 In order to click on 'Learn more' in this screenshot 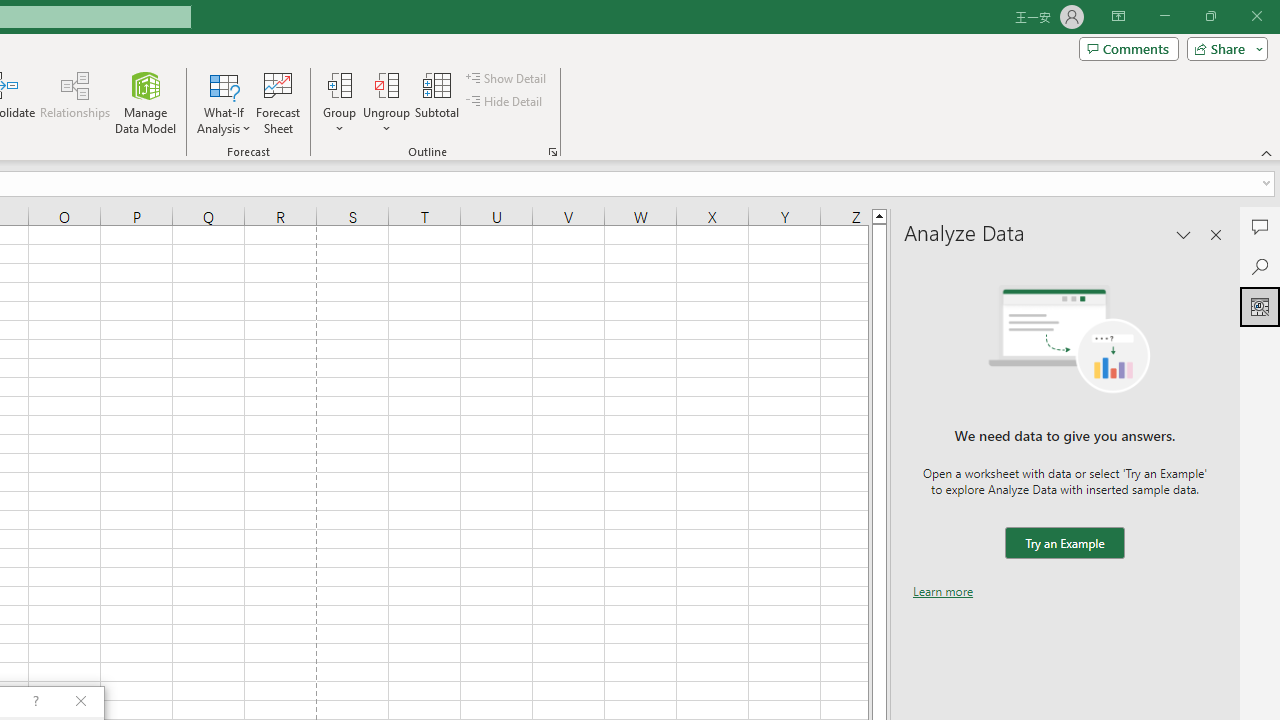, I will do `click(942, 590)`.